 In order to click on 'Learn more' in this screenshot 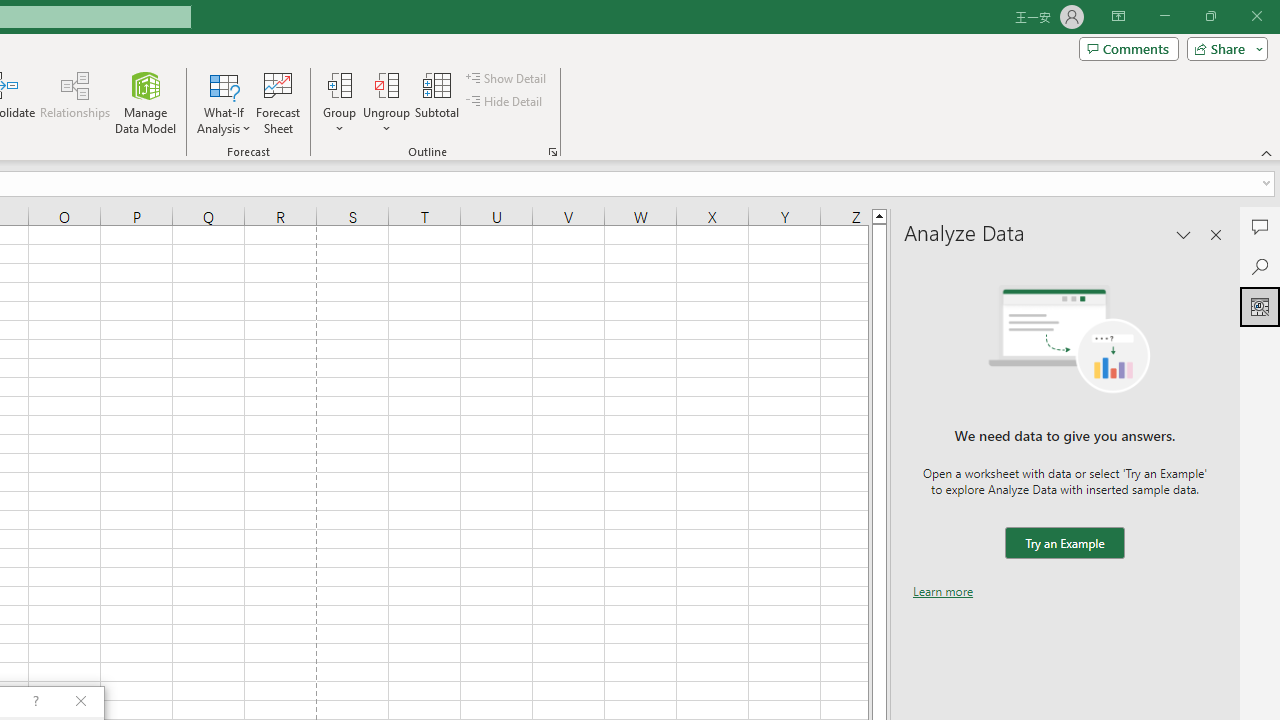, I will do `click(942, 590)`.